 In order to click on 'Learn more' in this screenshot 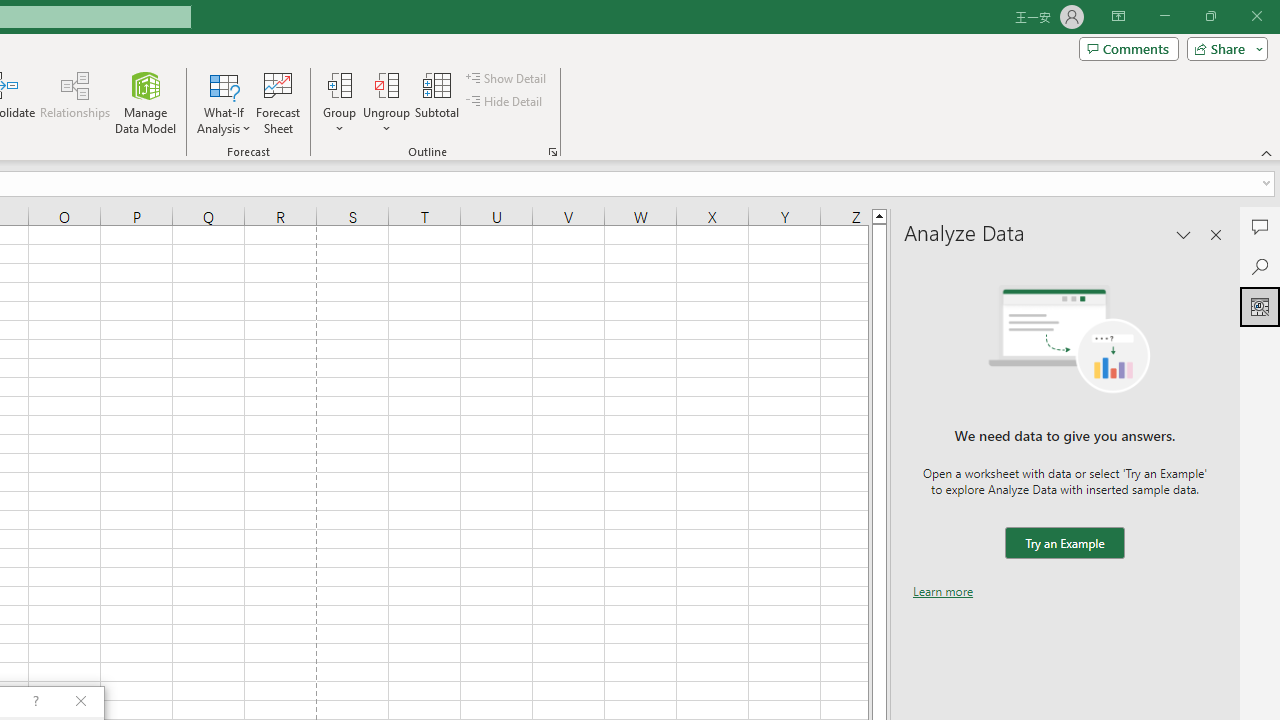, I will do `click(942, 590)`.